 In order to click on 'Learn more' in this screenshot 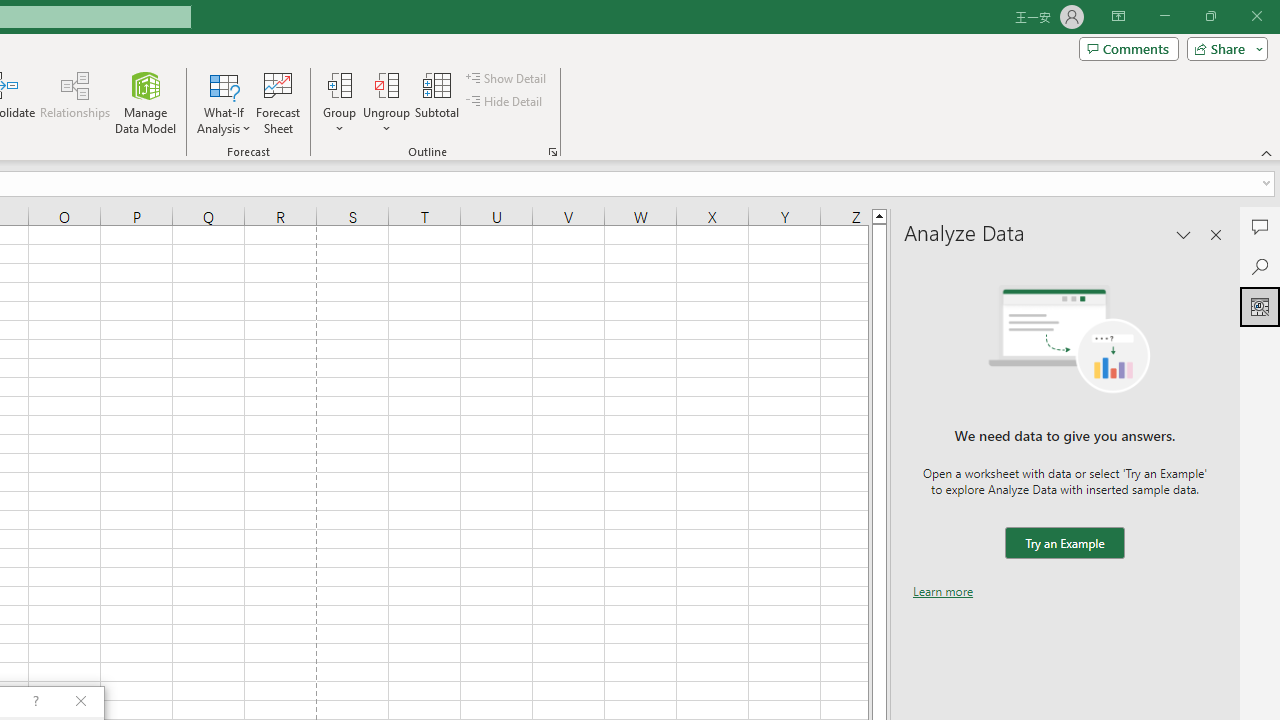, I will do `click(942, 590)`.